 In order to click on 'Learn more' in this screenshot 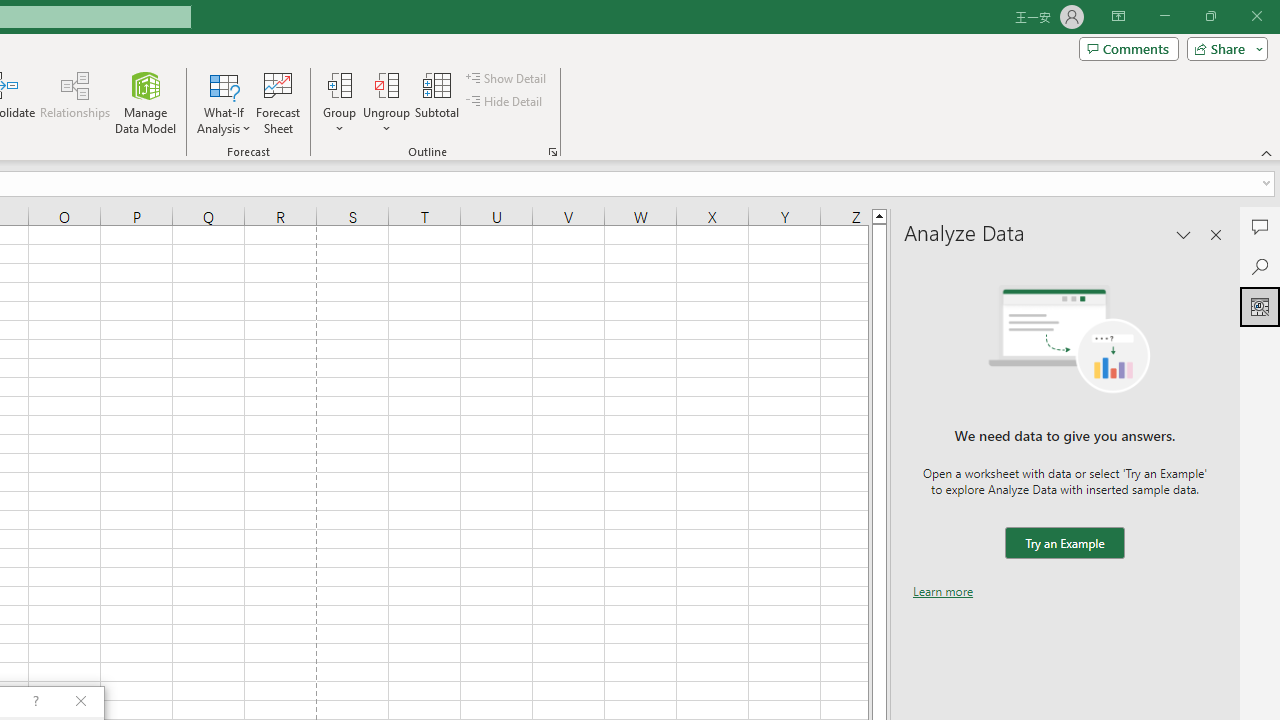, I will do `click(942, 590)`.